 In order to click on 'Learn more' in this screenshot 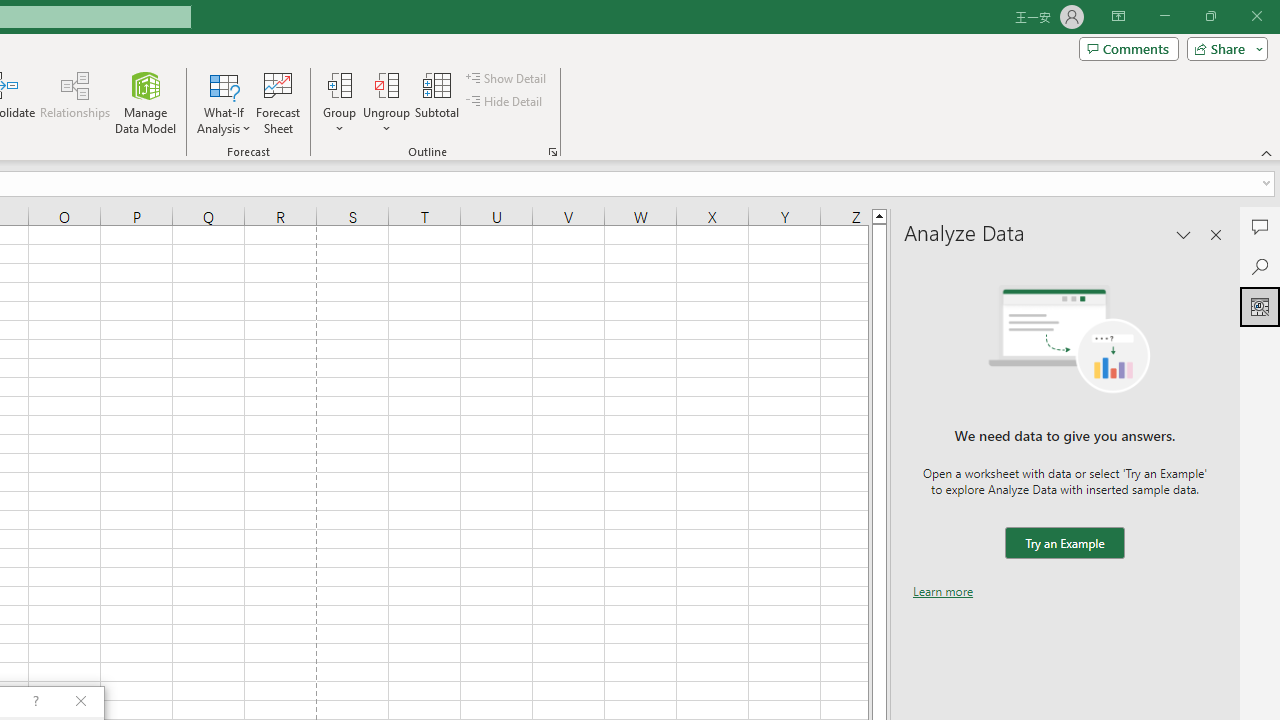, I will do `click(942, 590)`.